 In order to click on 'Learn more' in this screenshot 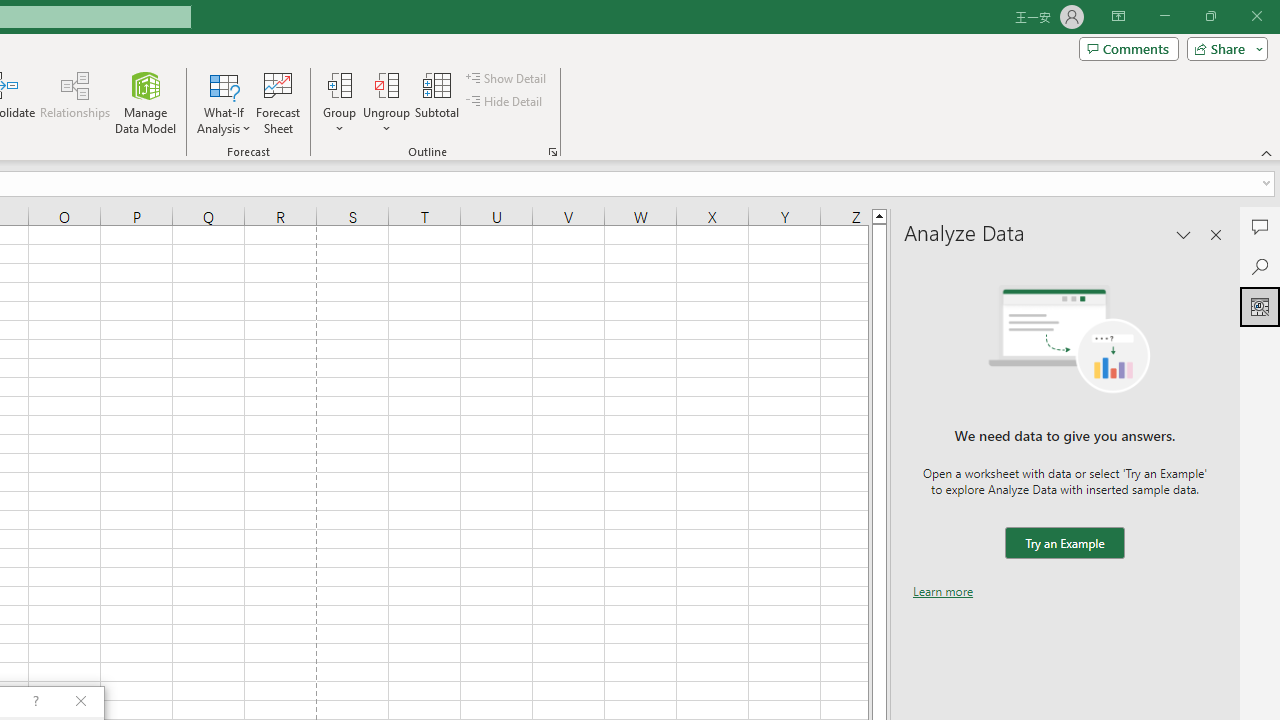, I will do `click(942, 590)`.